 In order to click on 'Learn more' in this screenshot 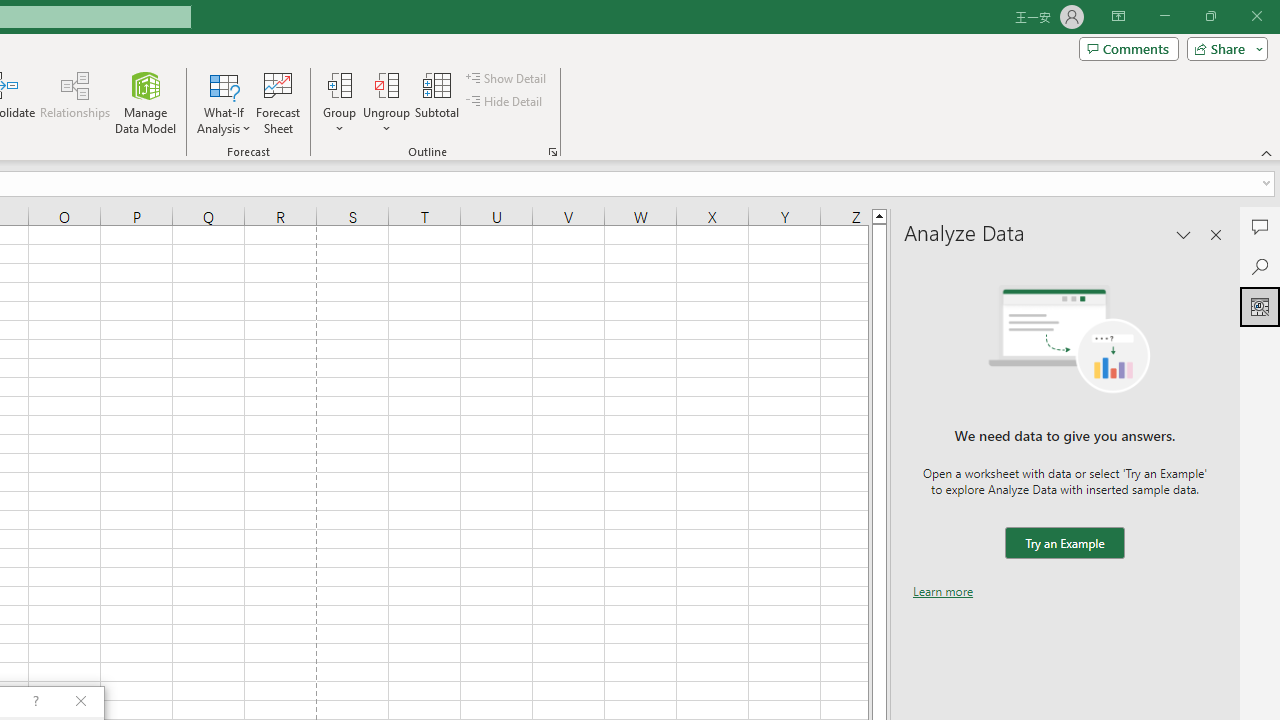, I will do `click(942, 590)`.